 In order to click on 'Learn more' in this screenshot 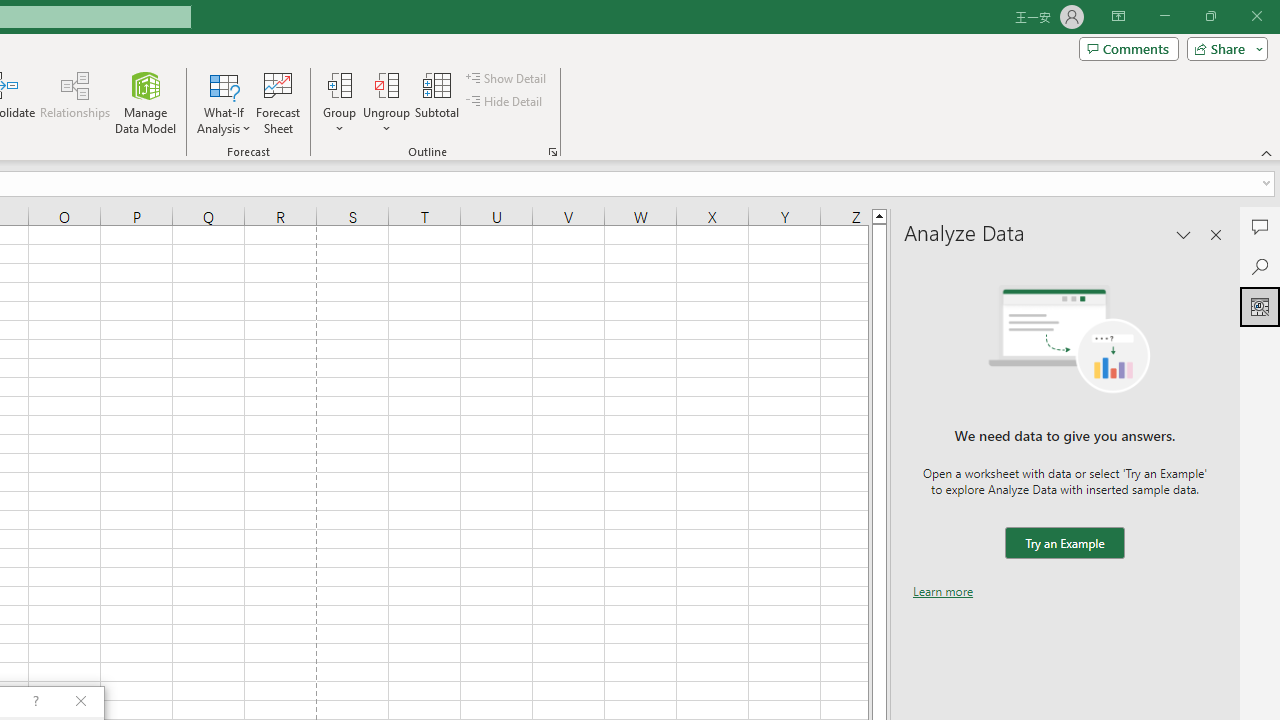, I will do `click(942, 590)`.